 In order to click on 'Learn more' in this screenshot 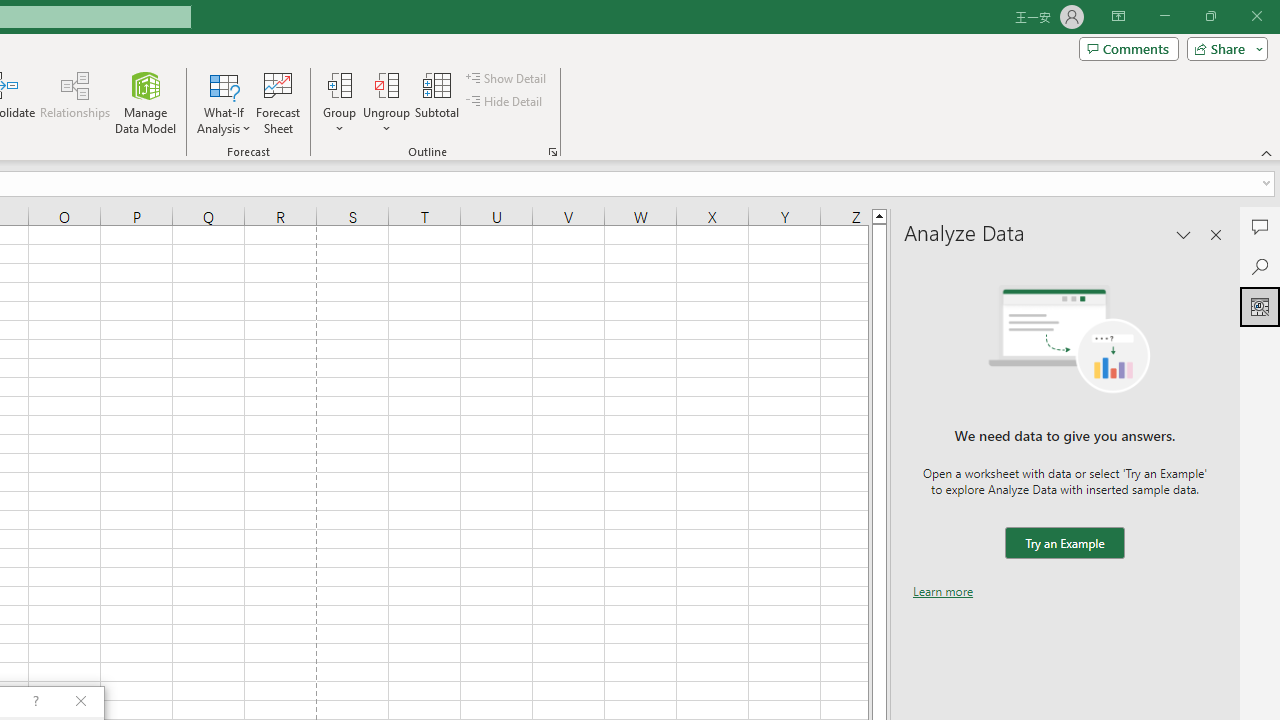, I will do `click(942, 590)`.